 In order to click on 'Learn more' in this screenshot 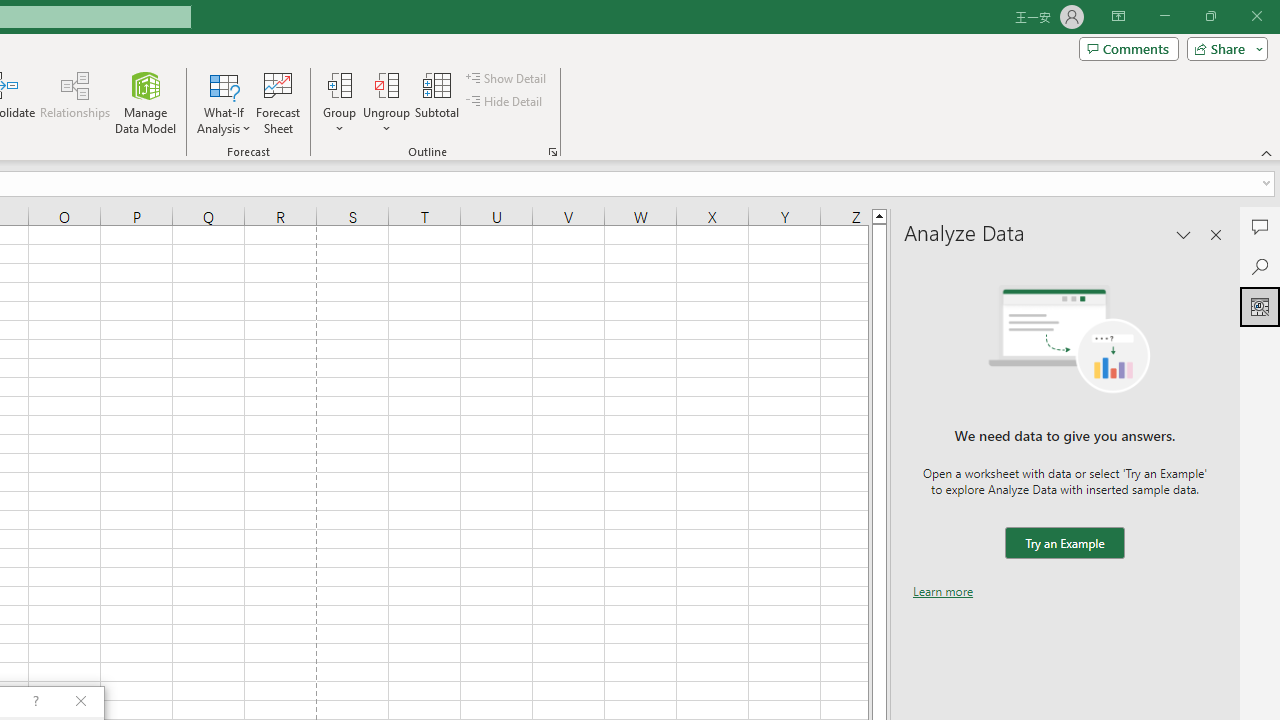, I will do `click(942, 590)`.